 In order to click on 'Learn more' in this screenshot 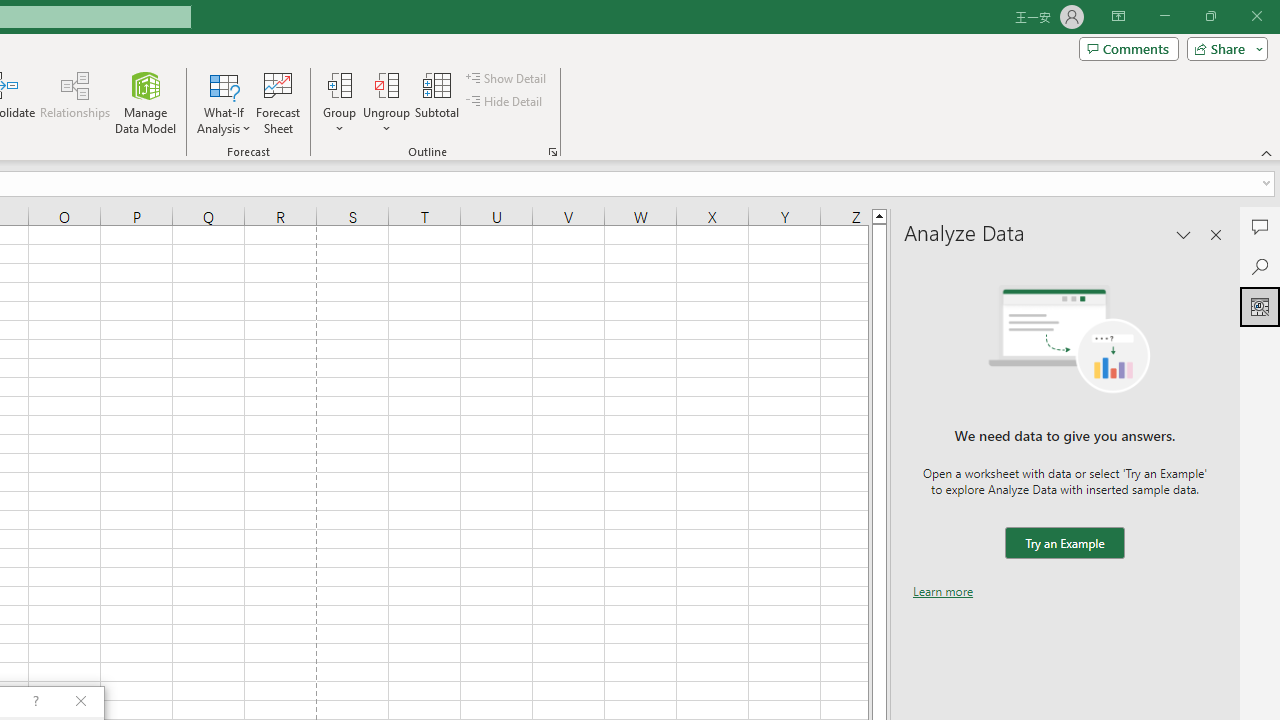, I will do `click(942, 590)`.